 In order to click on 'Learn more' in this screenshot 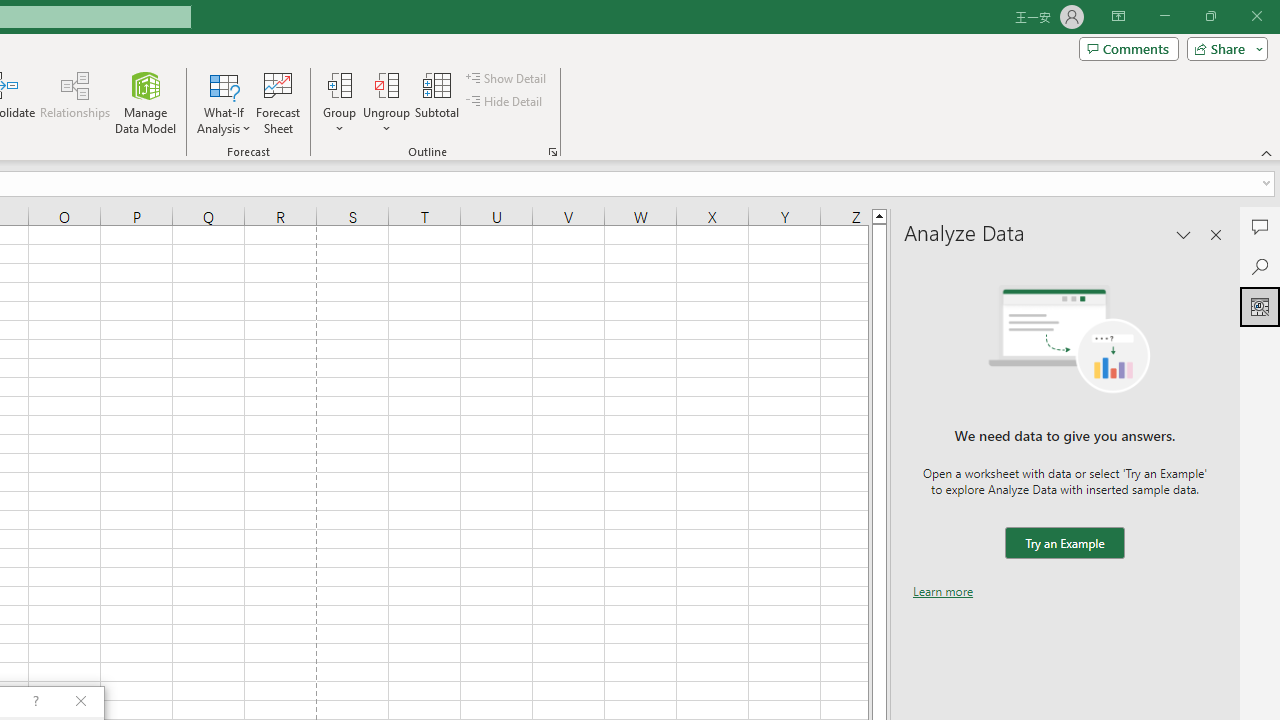, I will do `click(942, 590)`.